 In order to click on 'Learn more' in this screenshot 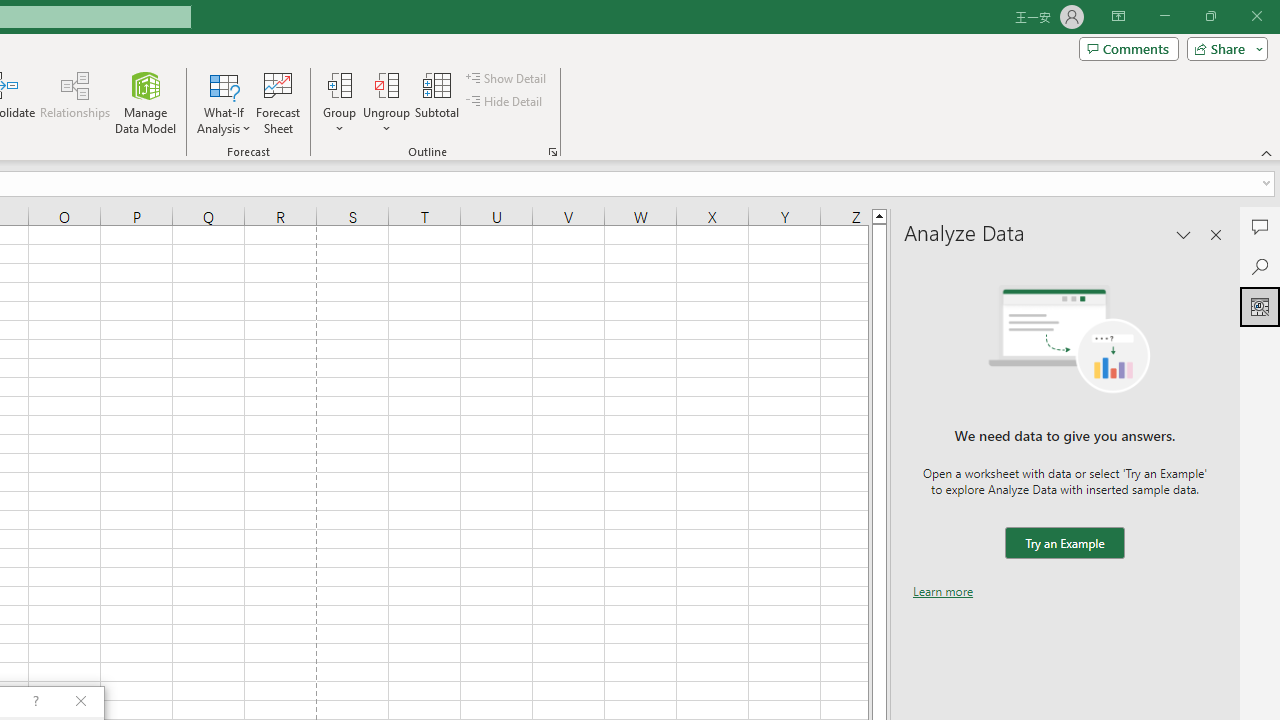, I will do `click(942, 590)`.